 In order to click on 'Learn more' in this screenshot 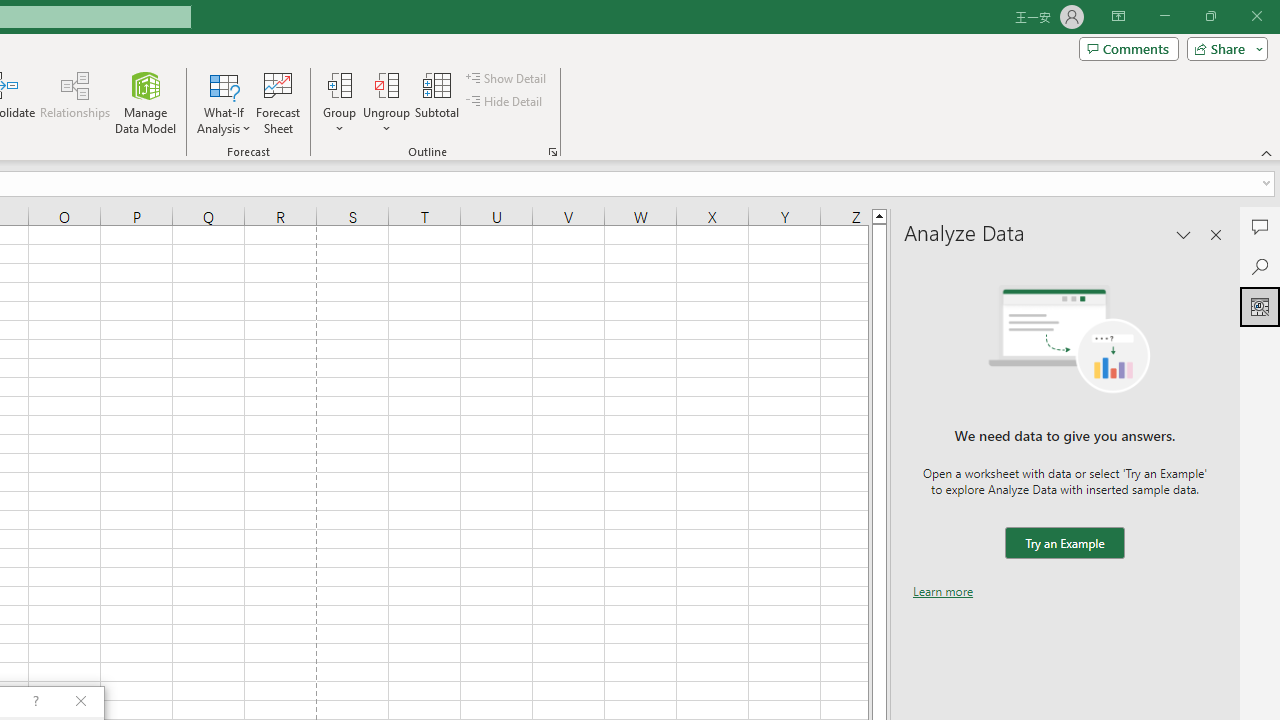, I will do `click(942, 590)`.